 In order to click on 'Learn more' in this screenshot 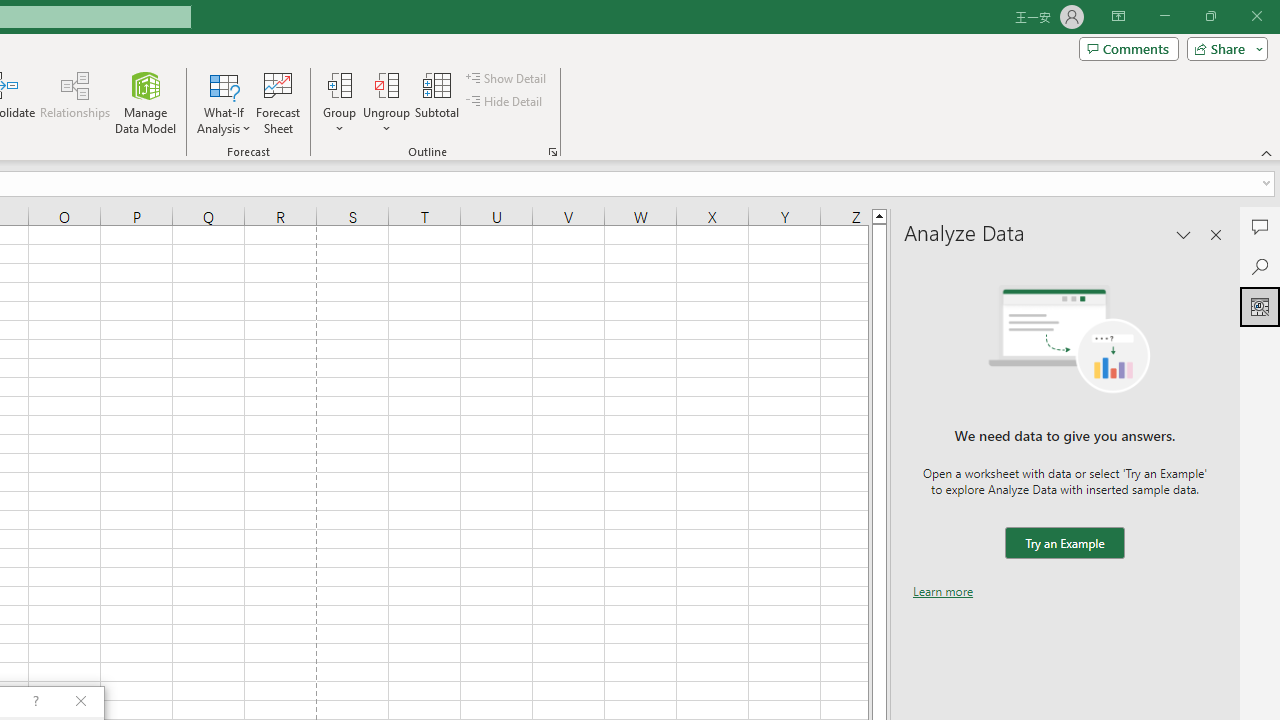, I will do `click(942, 590)`.